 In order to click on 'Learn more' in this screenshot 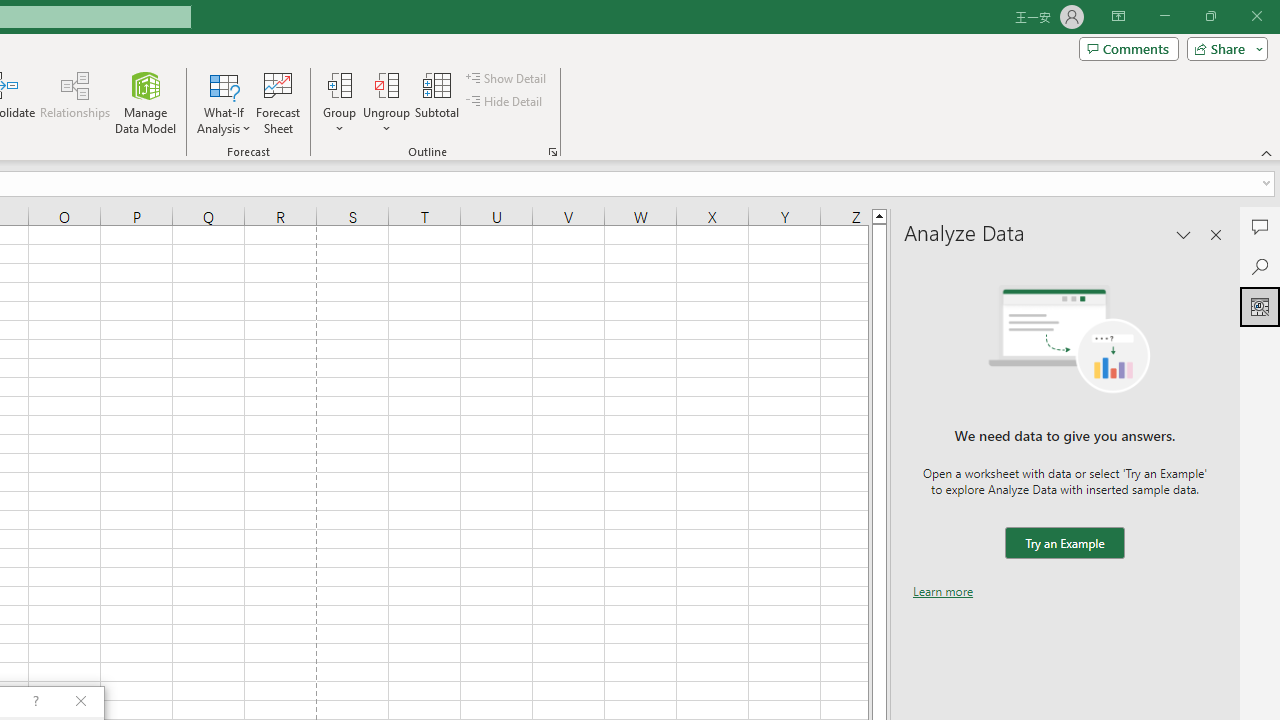, I will do `click(942, 590)`.